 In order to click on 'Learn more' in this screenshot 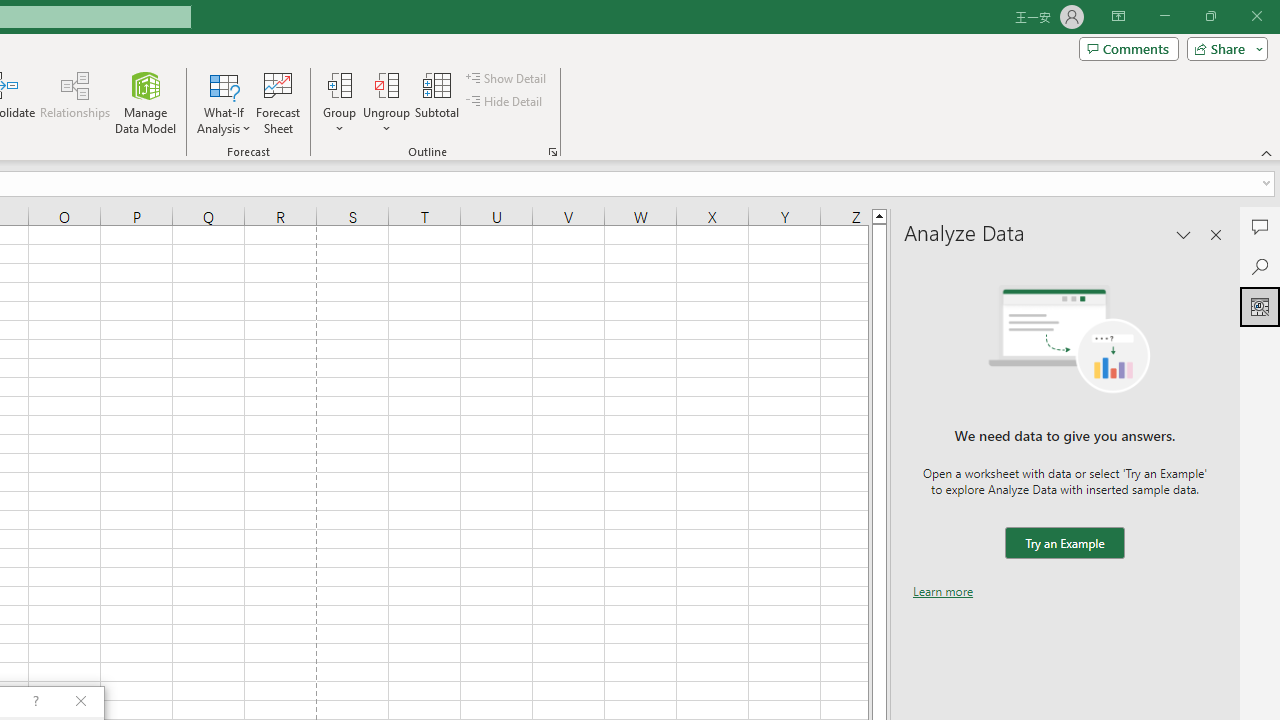, I will do `click(942, 590)`.